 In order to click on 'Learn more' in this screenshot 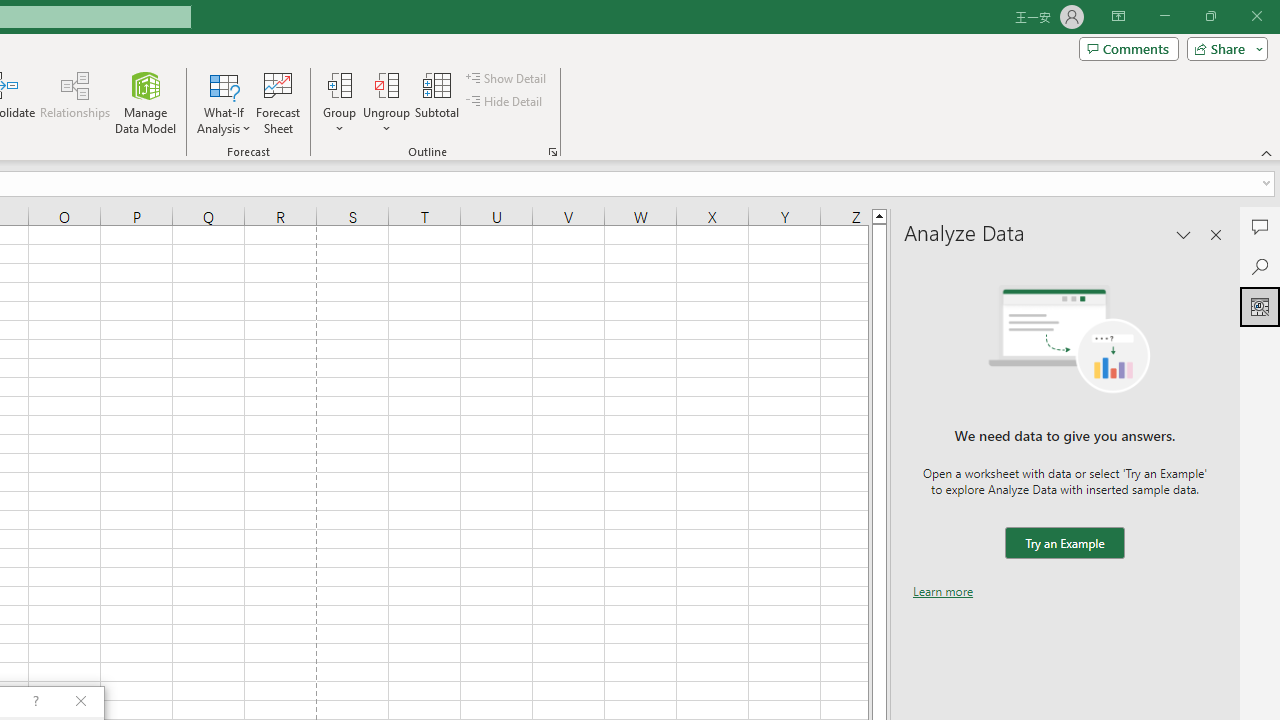, I will do `click(942, 590)`.